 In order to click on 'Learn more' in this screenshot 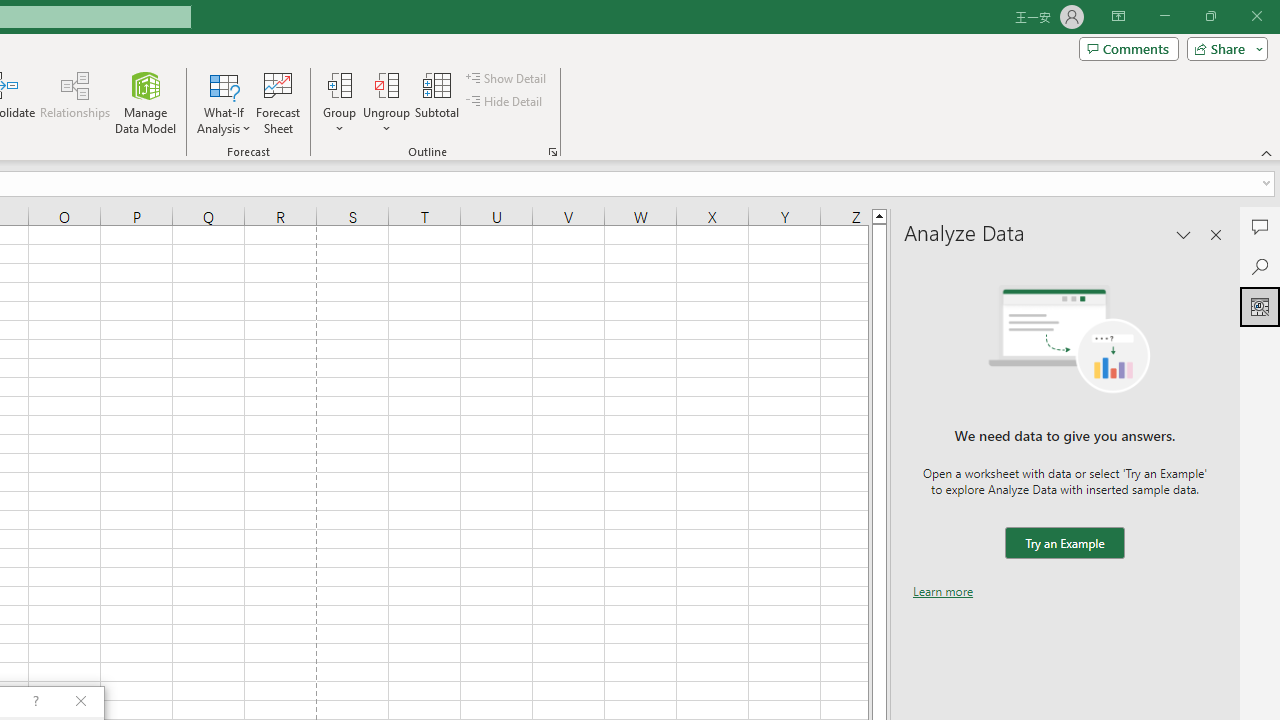, I will do `click(942, 590)`.